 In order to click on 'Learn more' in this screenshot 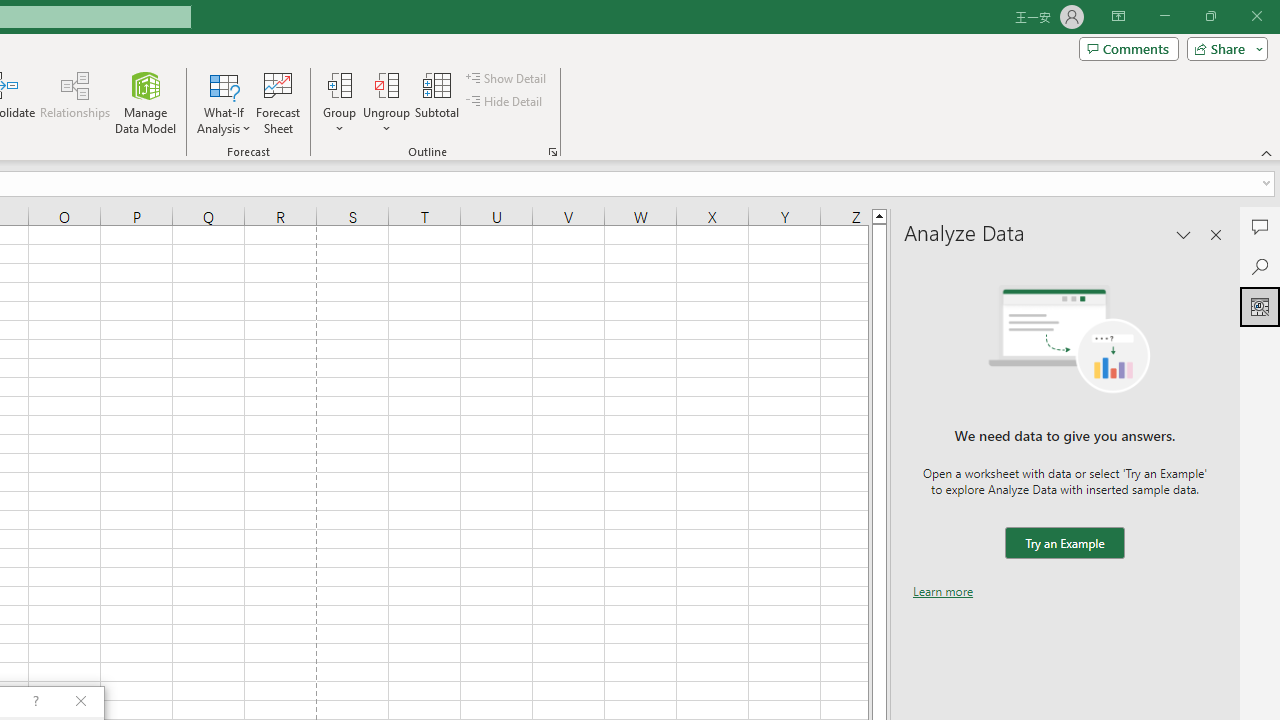, I will do `click(942, 590)`.